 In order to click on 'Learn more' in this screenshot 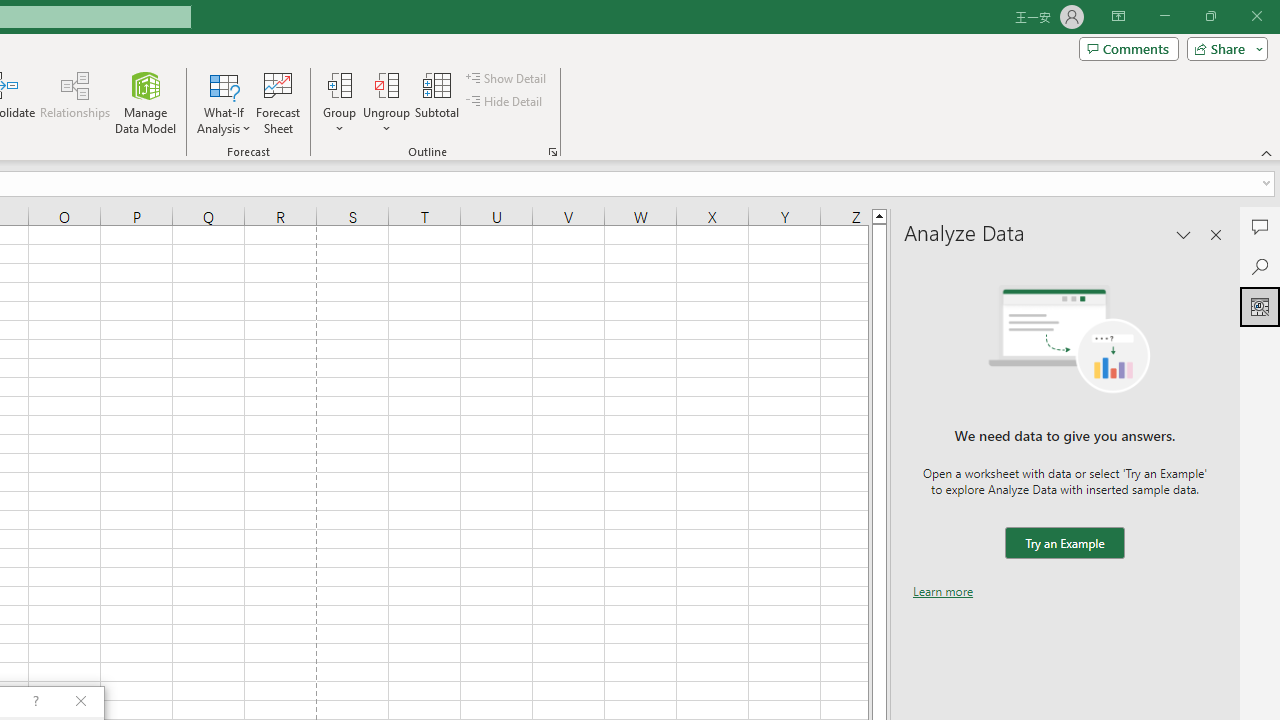, I will do `click(942, 590)`.